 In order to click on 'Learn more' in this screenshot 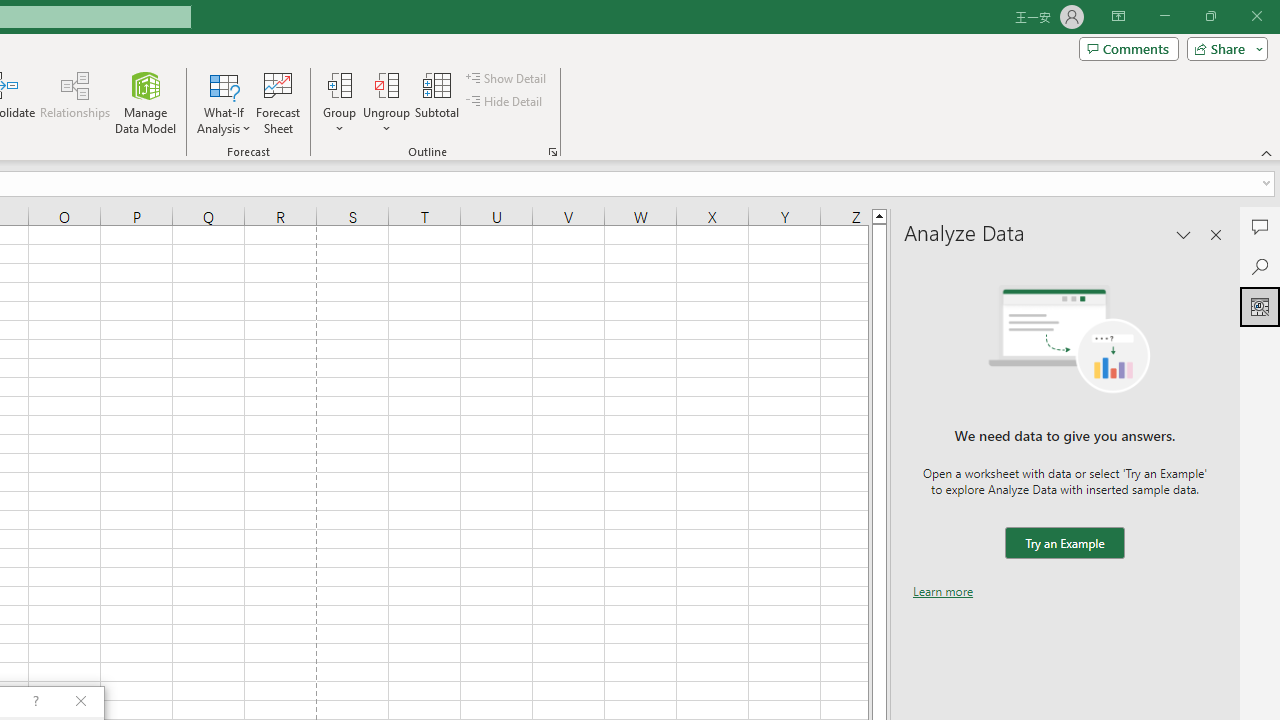, I will do `click(942, 590)`.